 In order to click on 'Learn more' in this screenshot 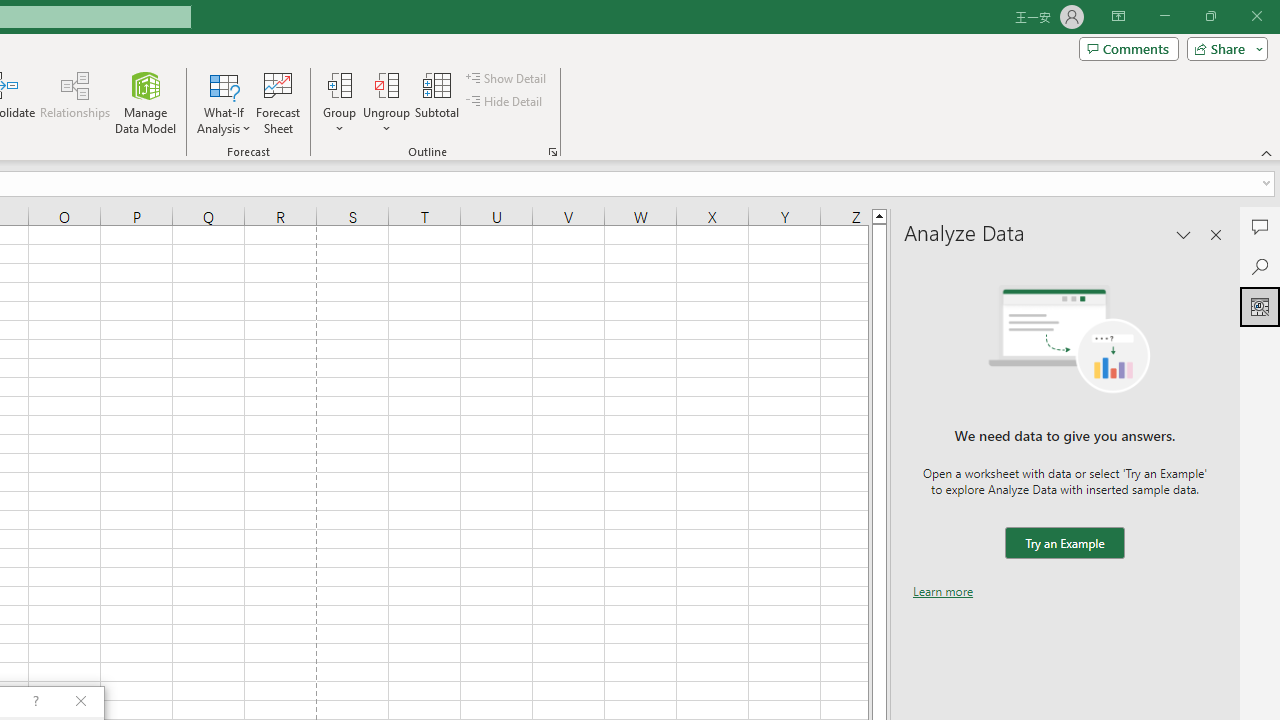, I will do `click(942, 590)`.